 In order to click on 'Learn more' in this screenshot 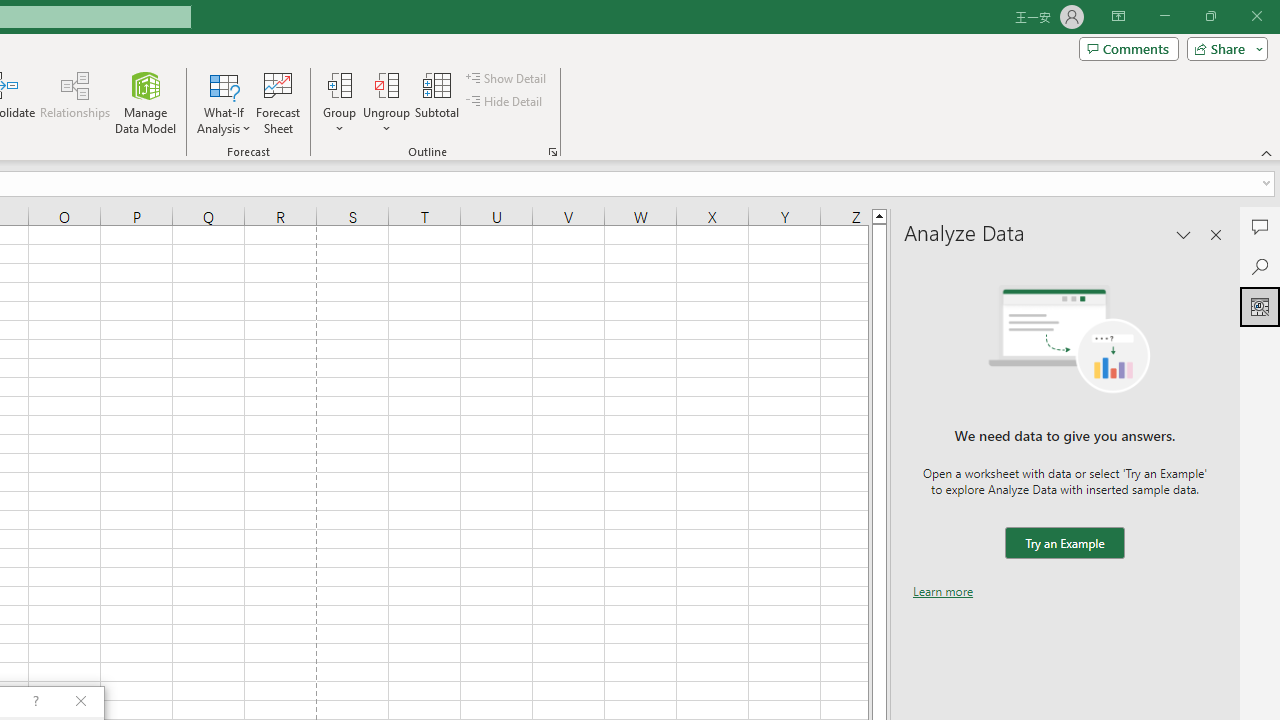, I will do `click(942, 590)`.